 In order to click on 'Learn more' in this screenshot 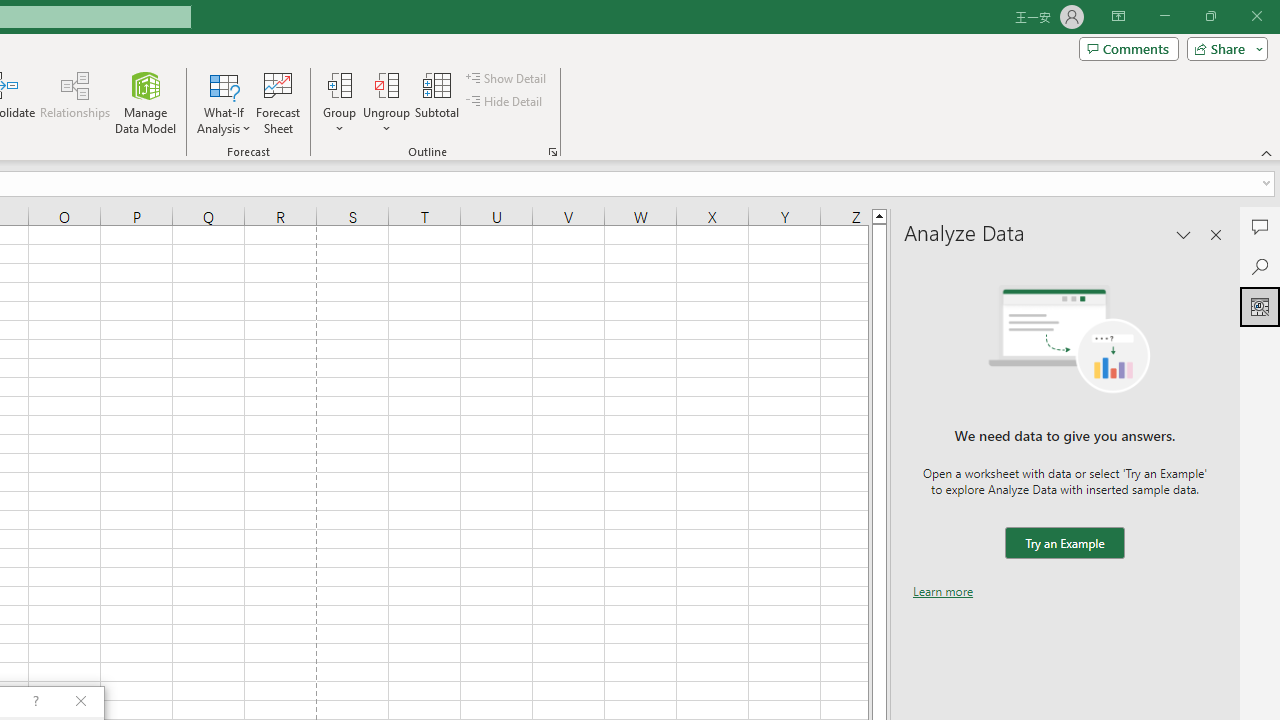, I will do `click(942, 590)`.